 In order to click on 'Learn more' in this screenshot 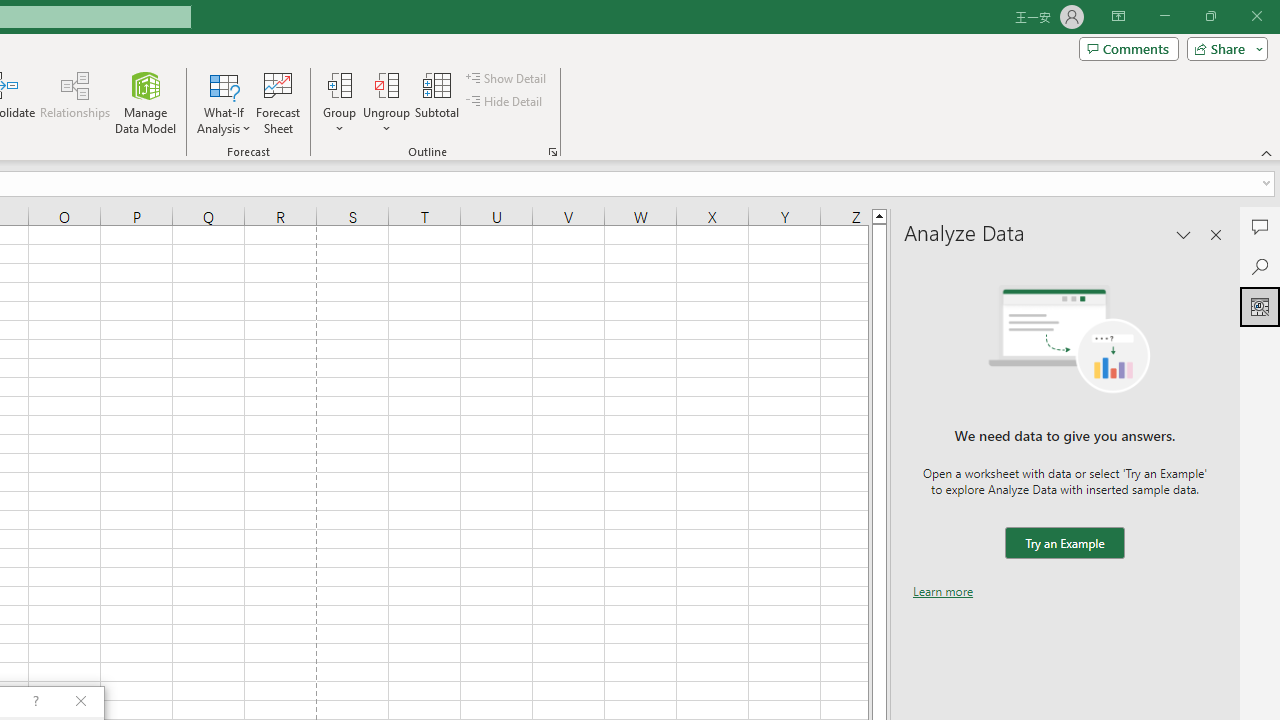, I will do `click(942, 590)`.